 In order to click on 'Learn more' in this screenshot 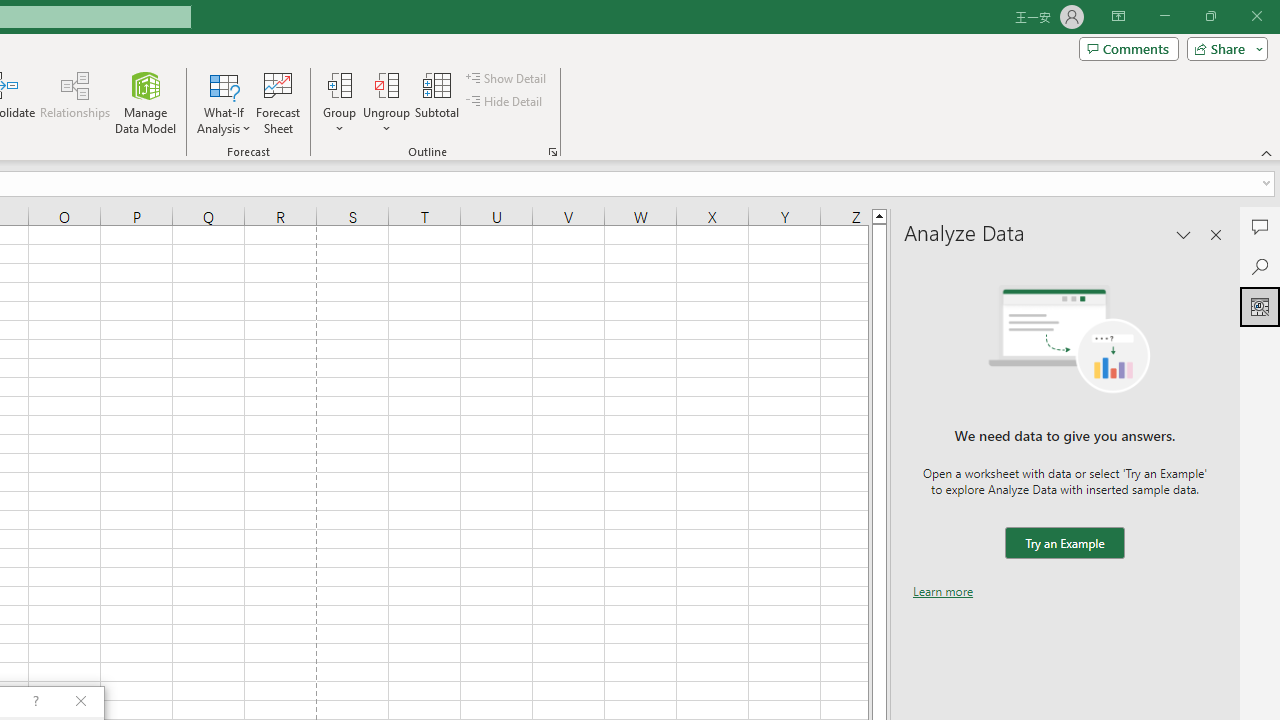, I will do `click(942, 590)`.